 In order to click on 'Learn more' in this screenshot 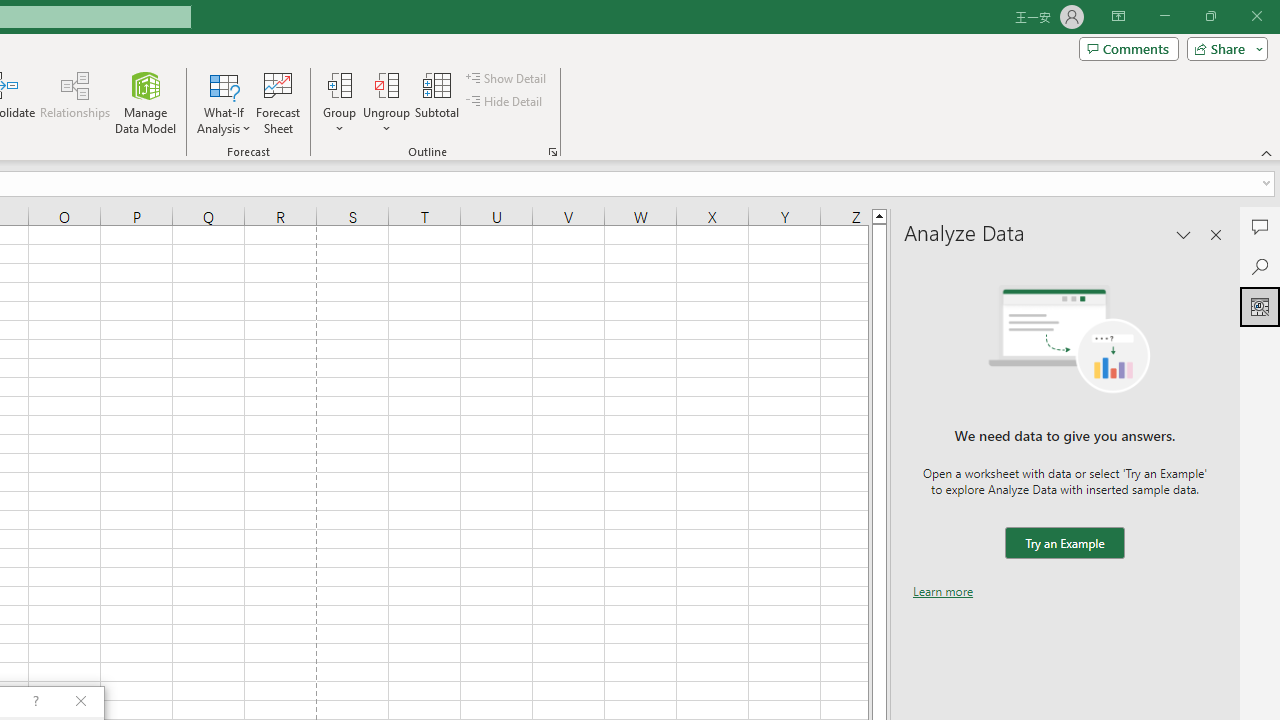, I will do `click(942, 590)`.